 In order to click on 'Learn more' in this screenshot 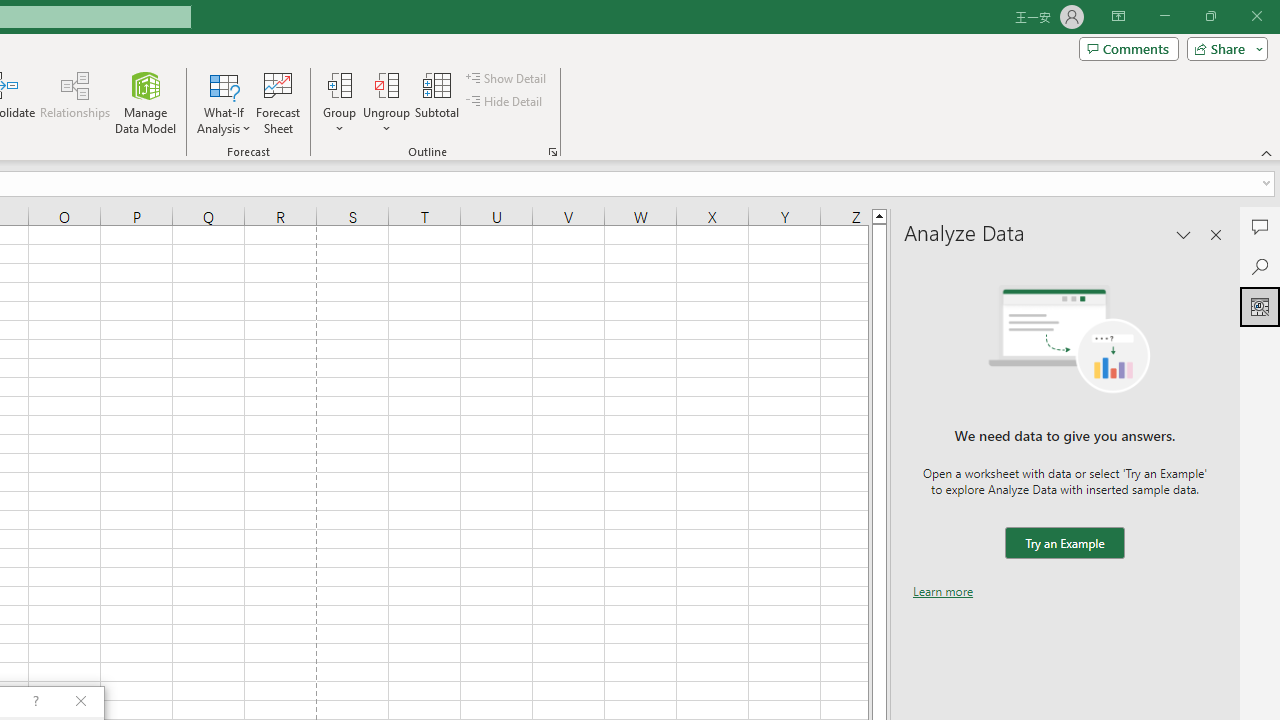, I will do `click(942, 590)`.